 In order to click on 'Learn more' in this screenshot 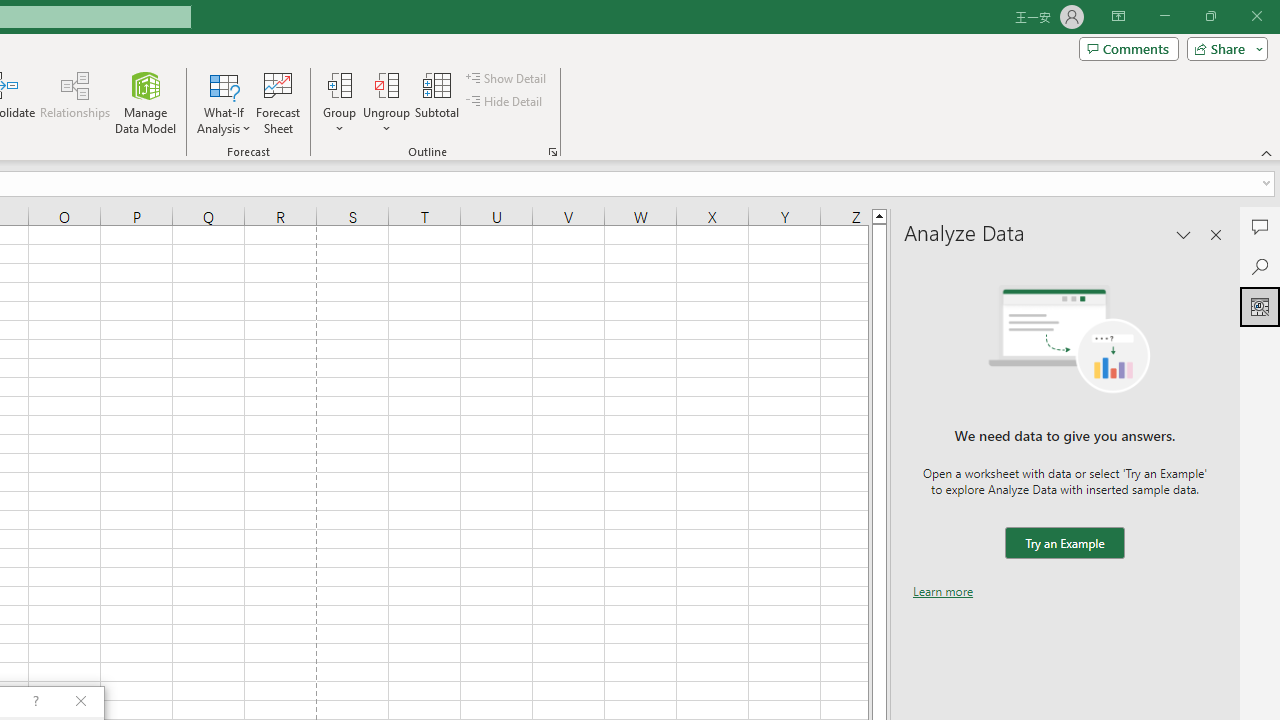, I will do `click(942, 590)`.